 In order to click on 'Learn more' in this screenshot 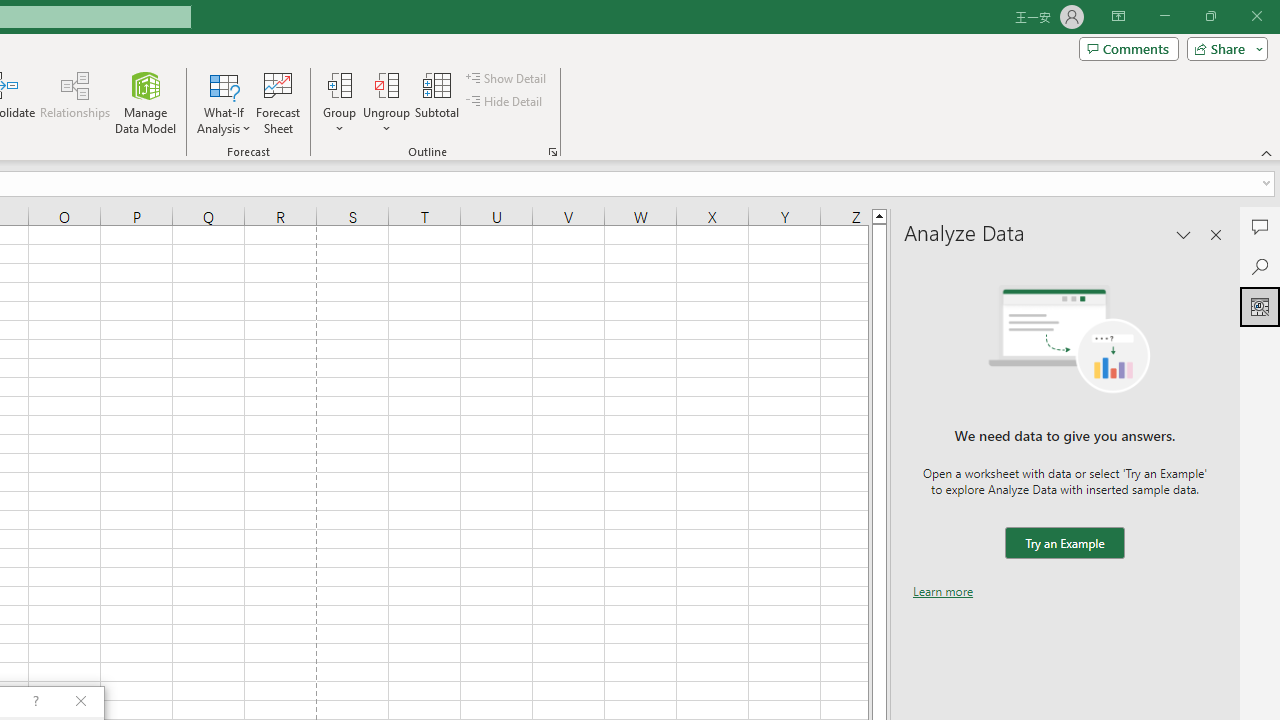, I will do `click(942, 590)`.